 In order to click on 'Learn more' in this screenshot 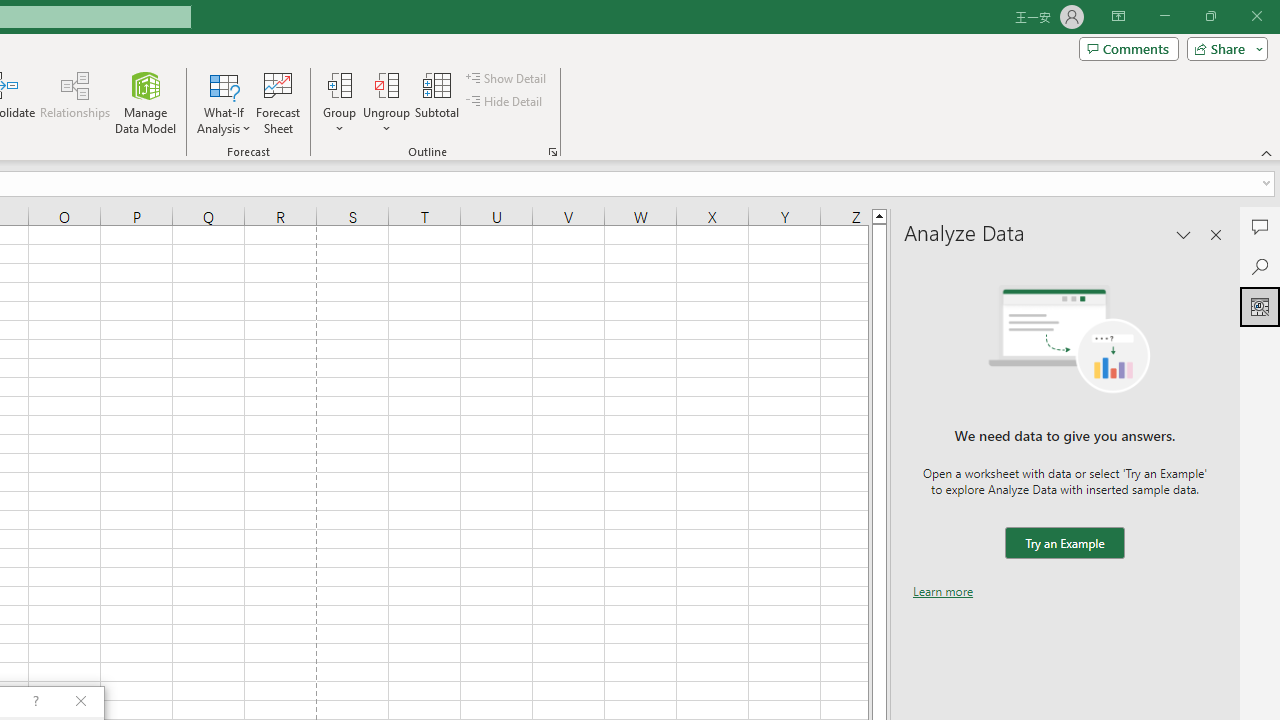, I will do `click(942, 590)`.